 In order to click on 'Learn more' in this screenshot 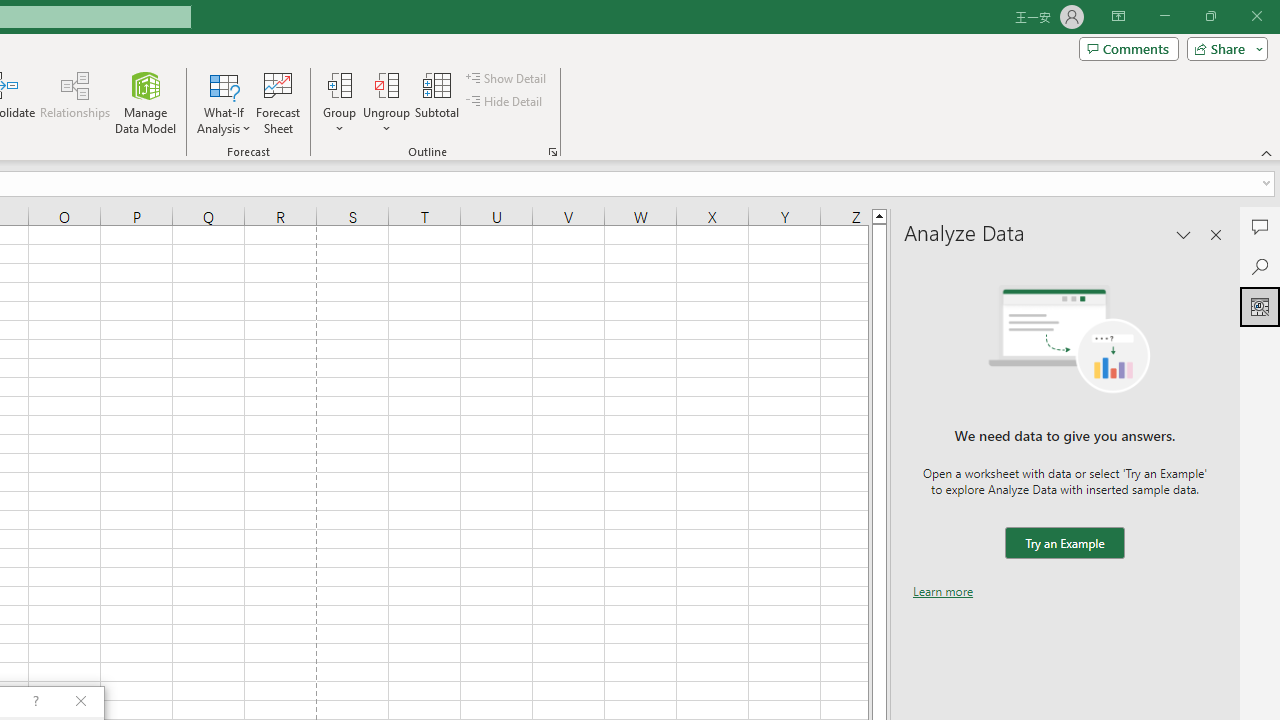, I will do `click(942, 590)`.